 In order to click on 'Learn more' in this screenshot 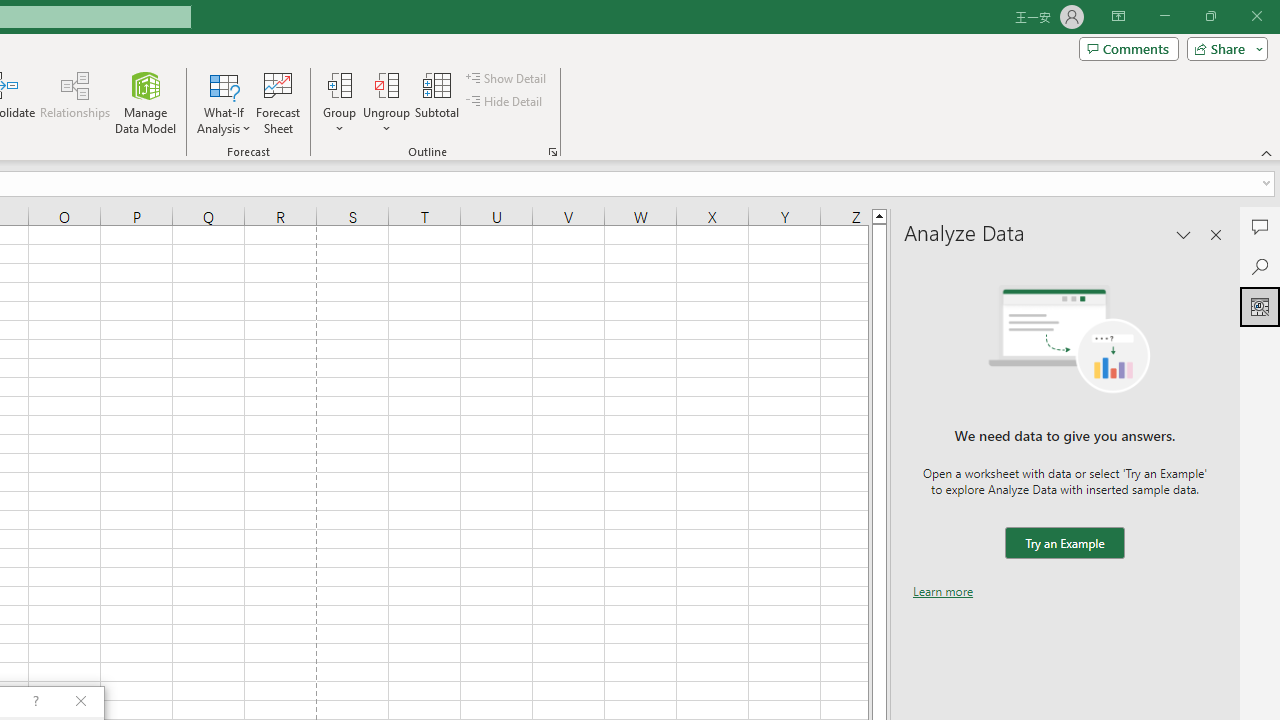, I will do `click(942, 590)`.